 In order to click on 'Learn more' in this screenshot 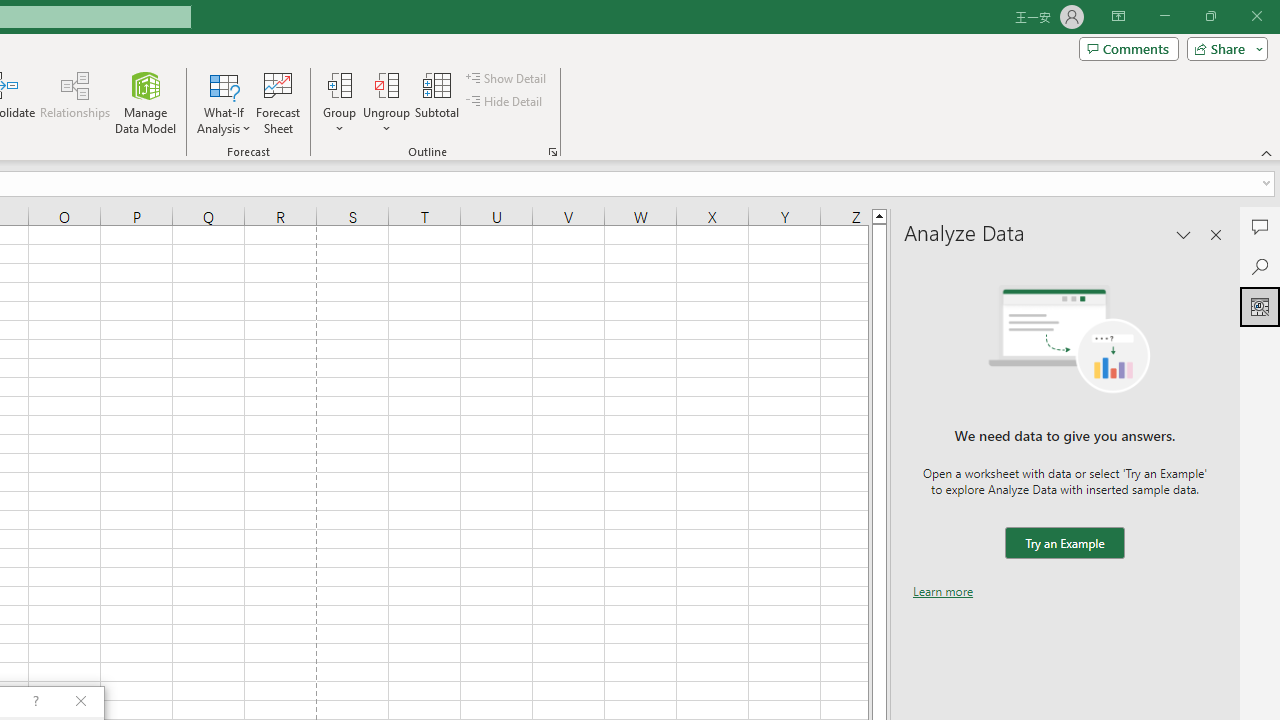, I will do `click(942, 590)`.